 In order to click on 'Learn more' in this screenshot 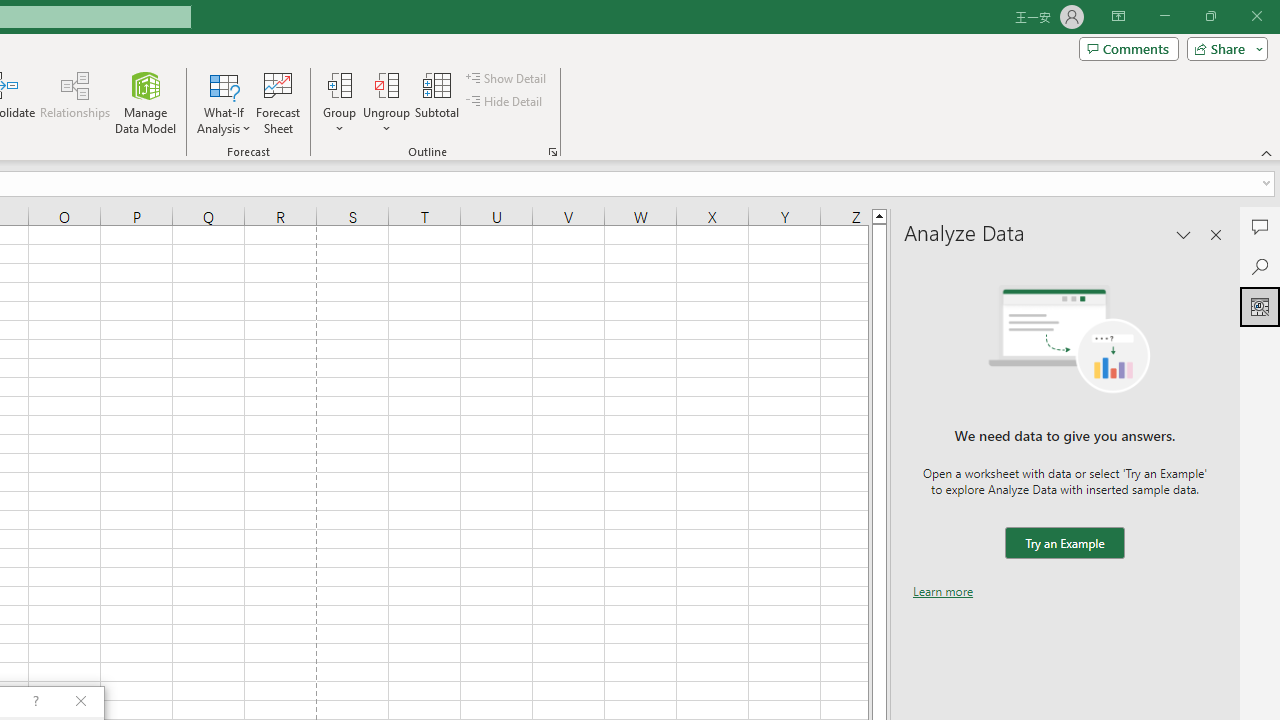, I will do `click(942, 590)`.